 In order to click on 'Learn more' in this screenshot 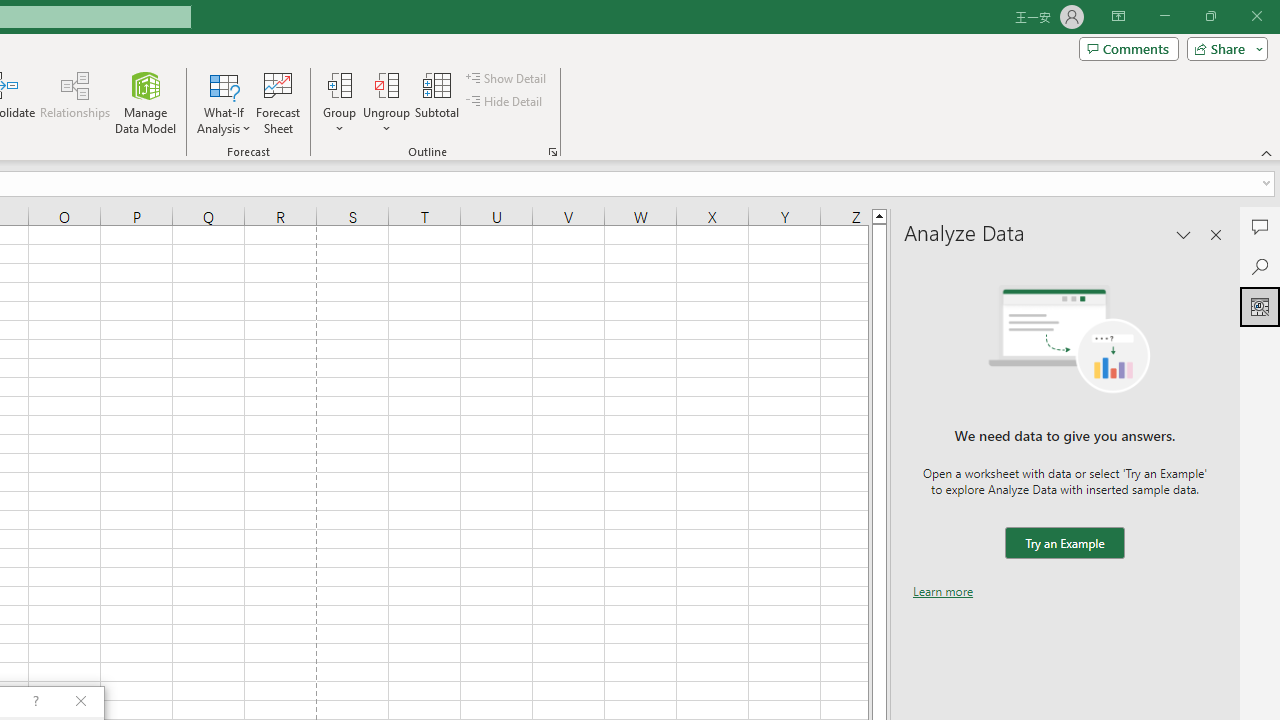, I will do `click(942, 590)`.